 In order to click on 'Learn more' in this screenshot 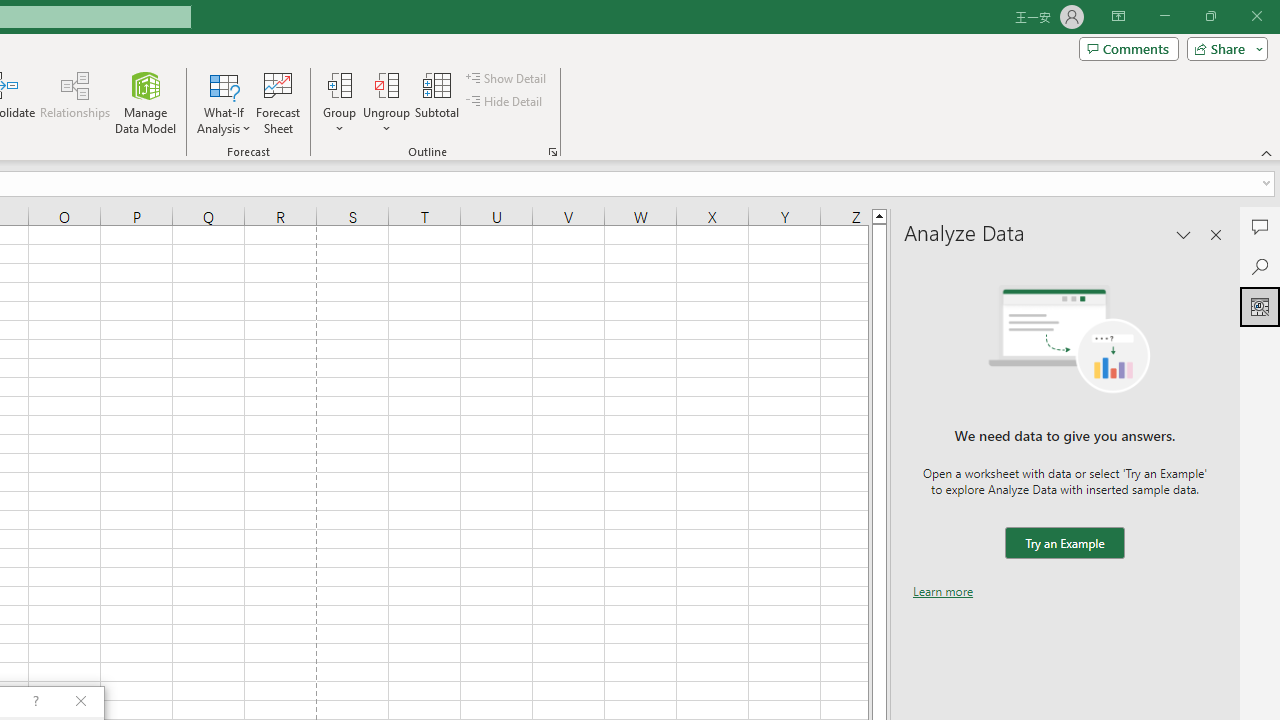, I will do `click(942, 590)`.